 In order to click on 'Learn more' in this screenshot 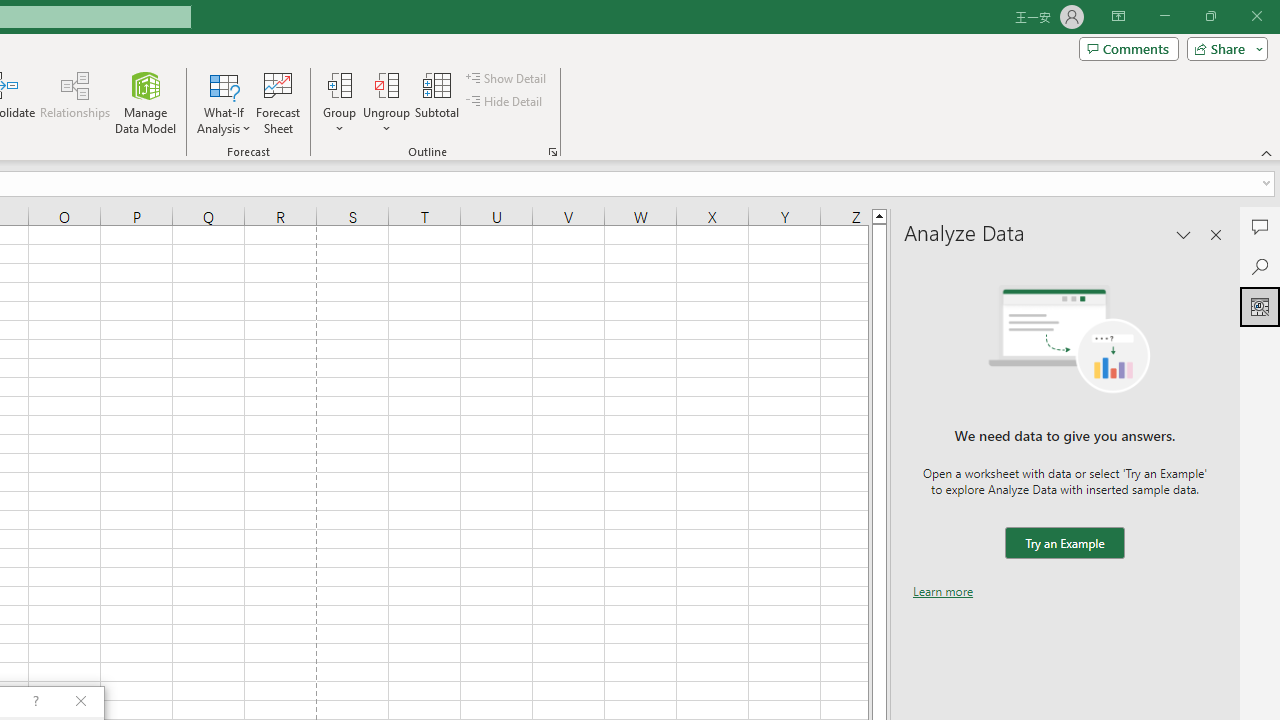, I will do `click(942, 590)`.